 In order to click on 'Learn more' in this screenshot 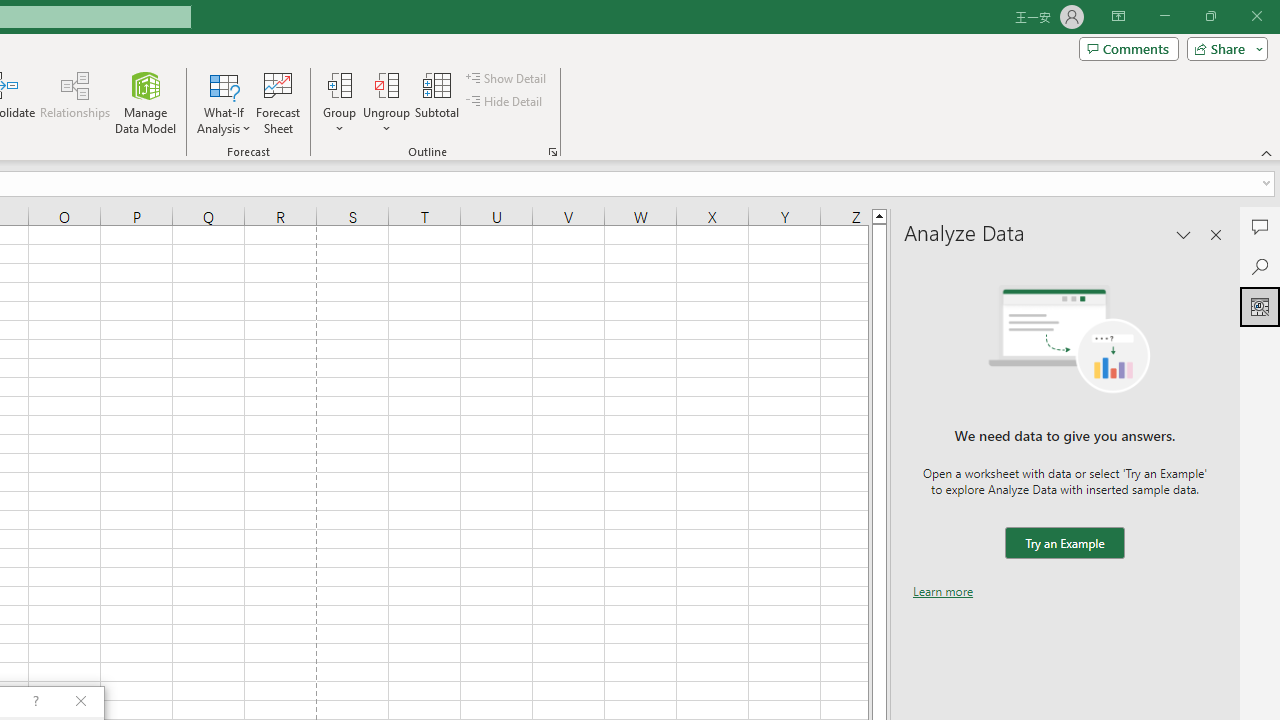, I will do `click(942, 590)`.